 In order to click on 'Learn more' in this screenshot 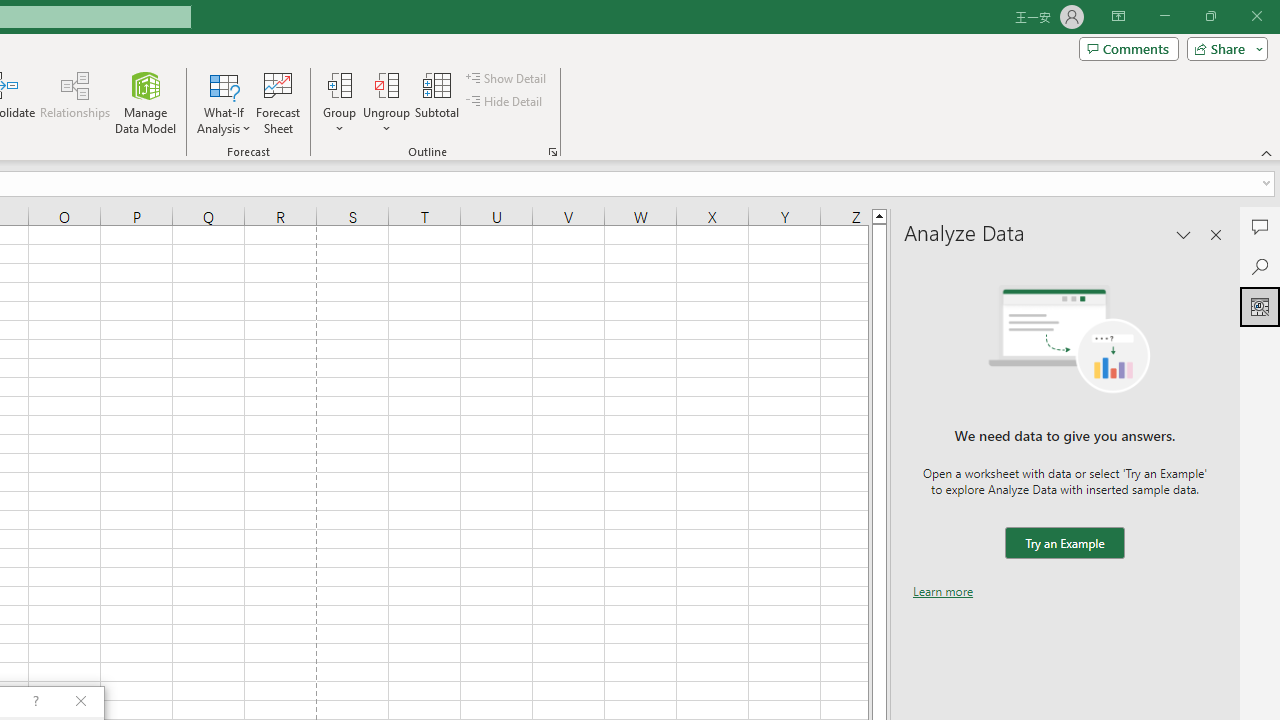, I will do `click(942, 590)`.